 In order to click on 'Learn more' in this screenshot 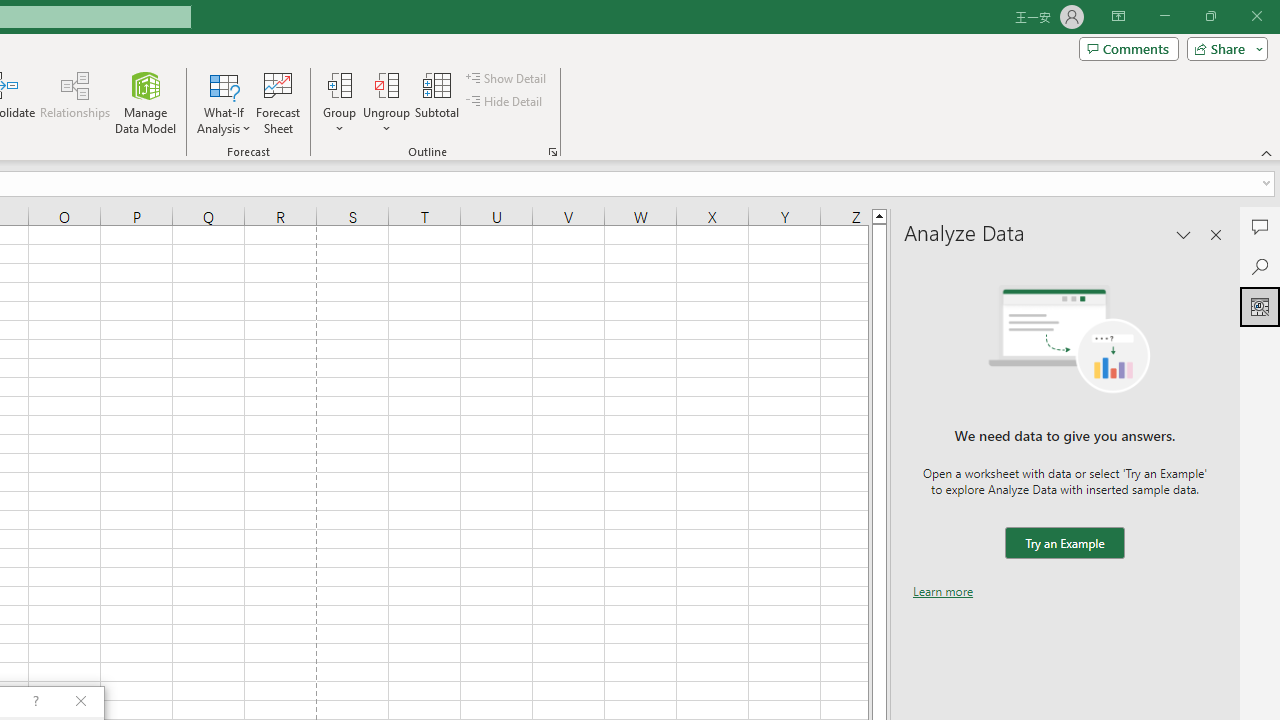, I will do `click(942, 590)`.